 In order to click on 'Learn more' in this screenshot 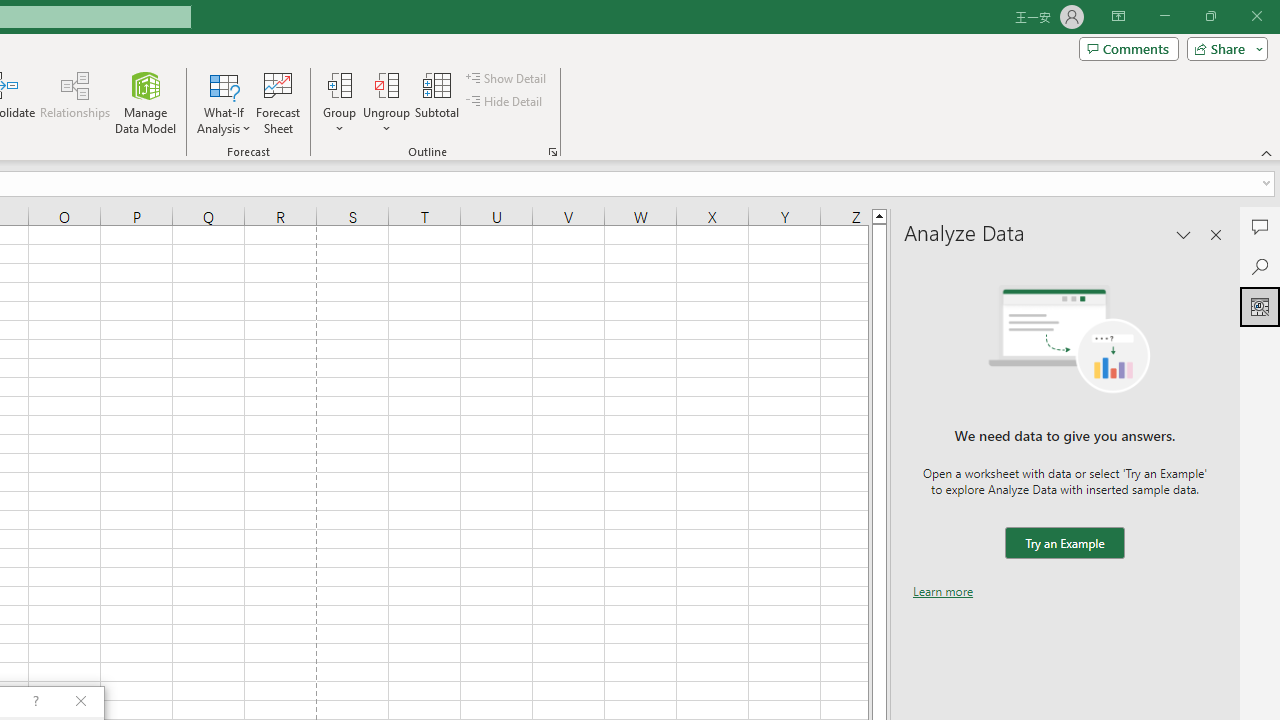, I will do `click(942, 590)`.